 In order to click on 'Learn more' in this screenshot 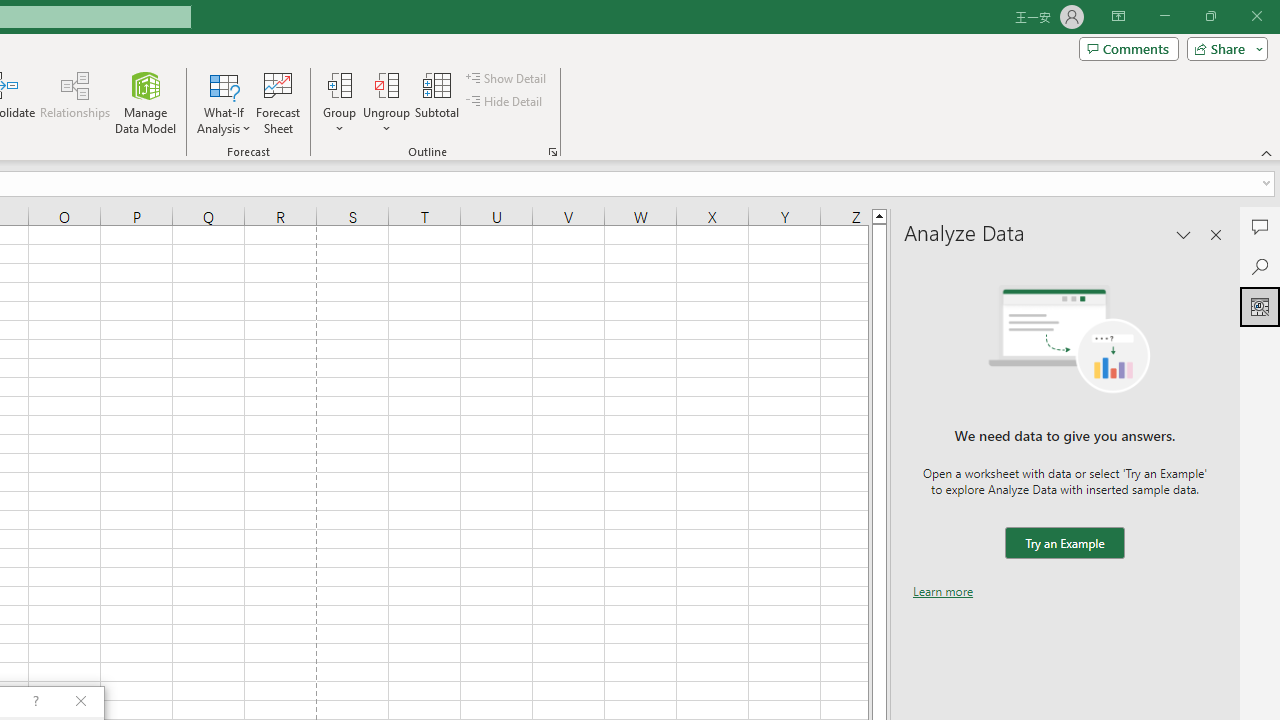, I will do `click(942, 590)`.